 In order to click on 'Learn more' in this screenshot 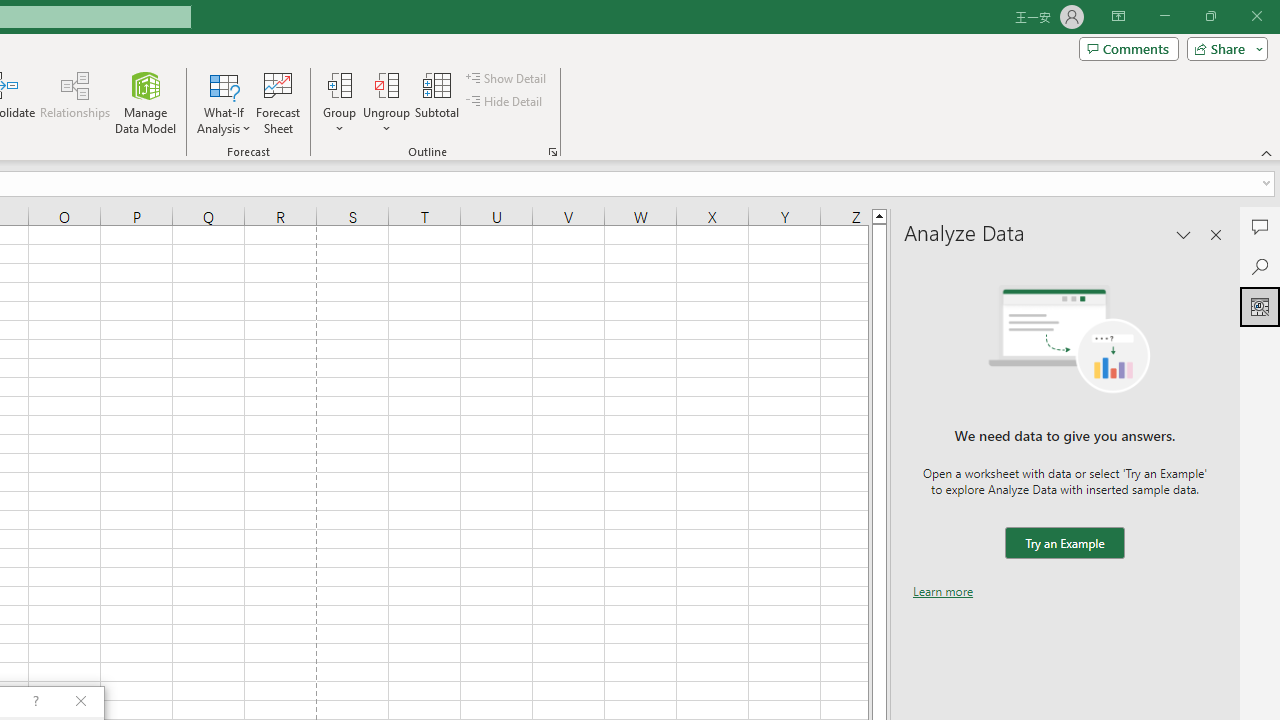, I will do `click(942, 590)`.